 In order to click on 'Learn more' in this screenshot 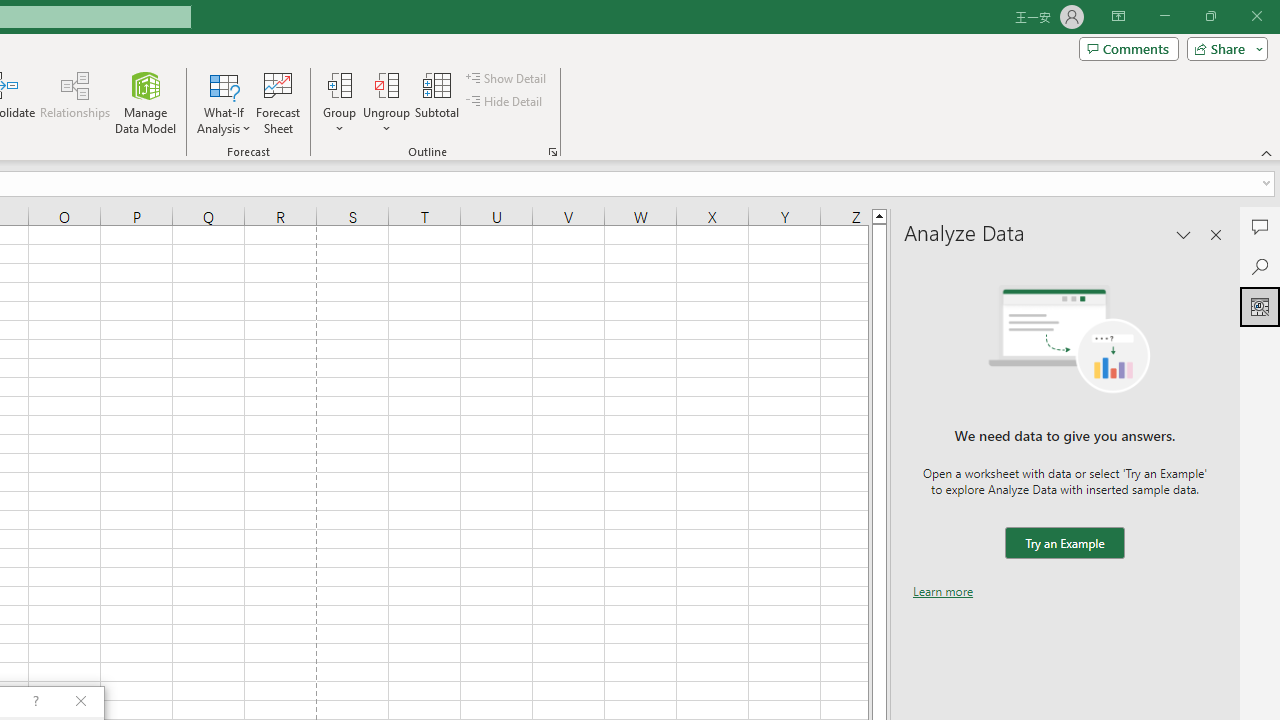, I will do `click(942, 590)`.